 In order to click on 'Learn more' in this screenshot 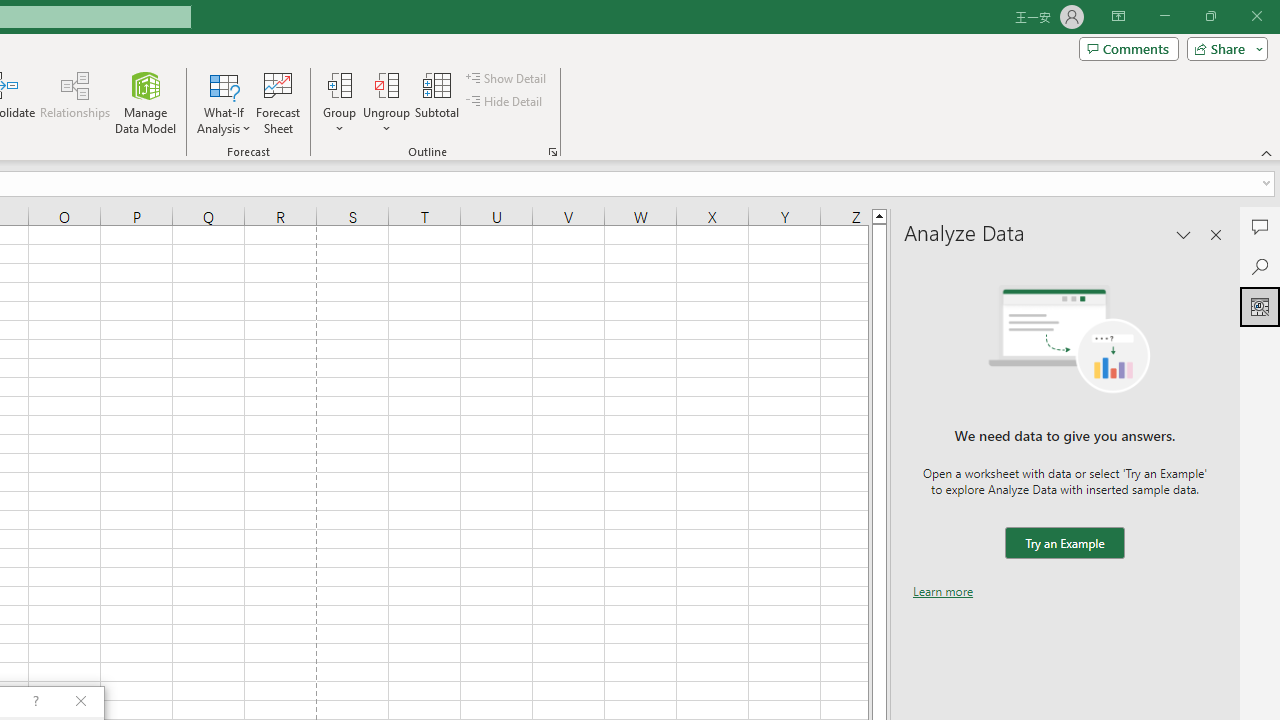, I will do `click(942, 590)`.